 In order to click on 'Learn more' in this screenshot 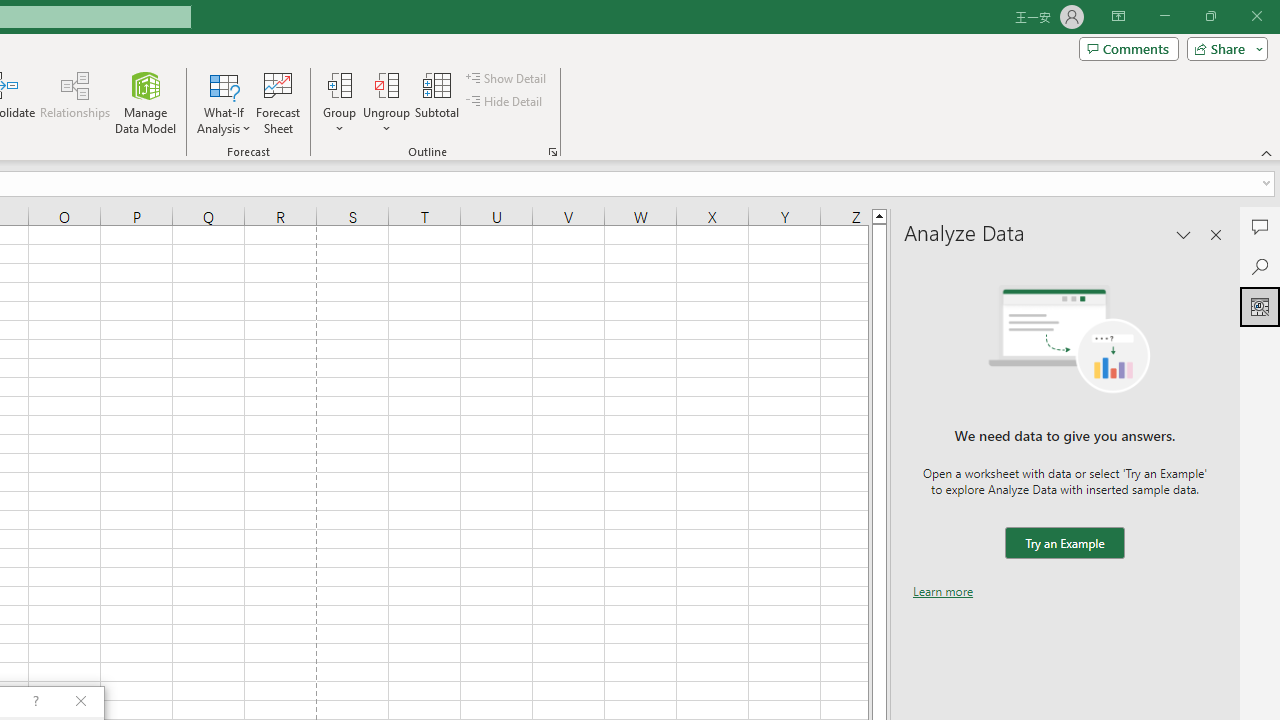, I will do `click(942, 590)`.